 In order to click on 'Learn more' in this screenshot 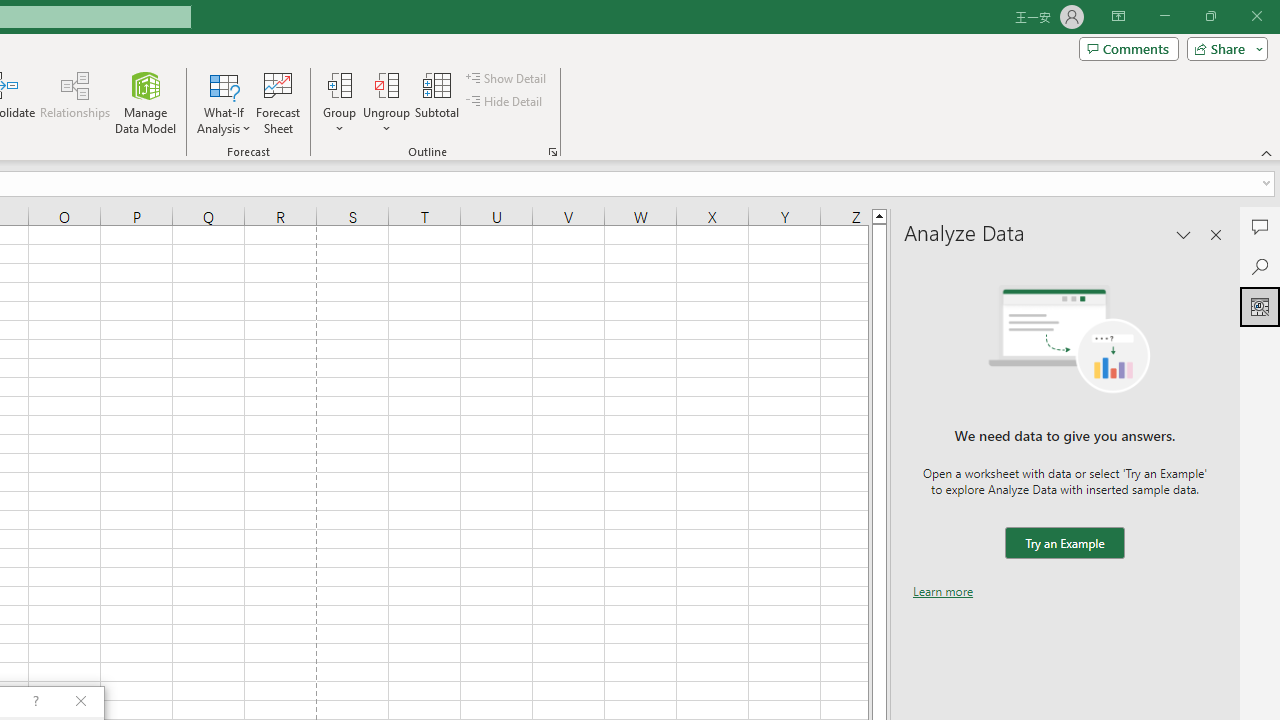, I will do `click(942, 590)`.